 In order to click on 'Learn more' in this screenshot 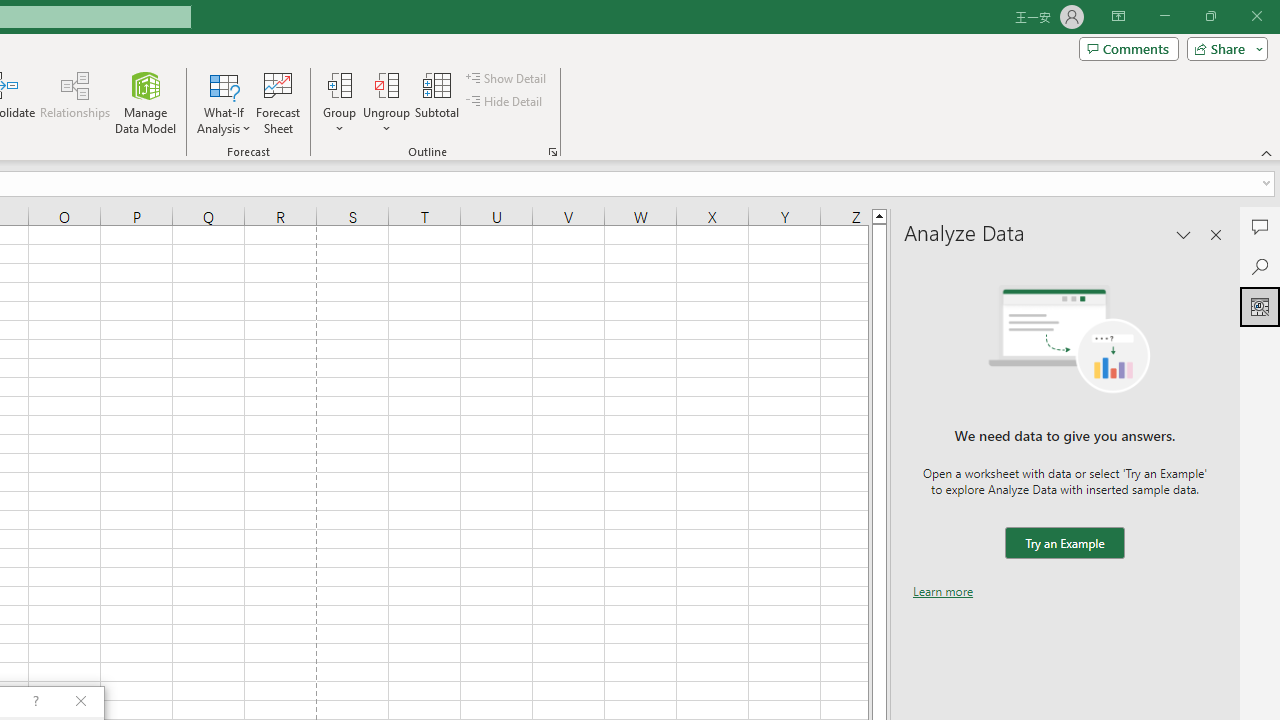, I will do `click(942, 590)`.